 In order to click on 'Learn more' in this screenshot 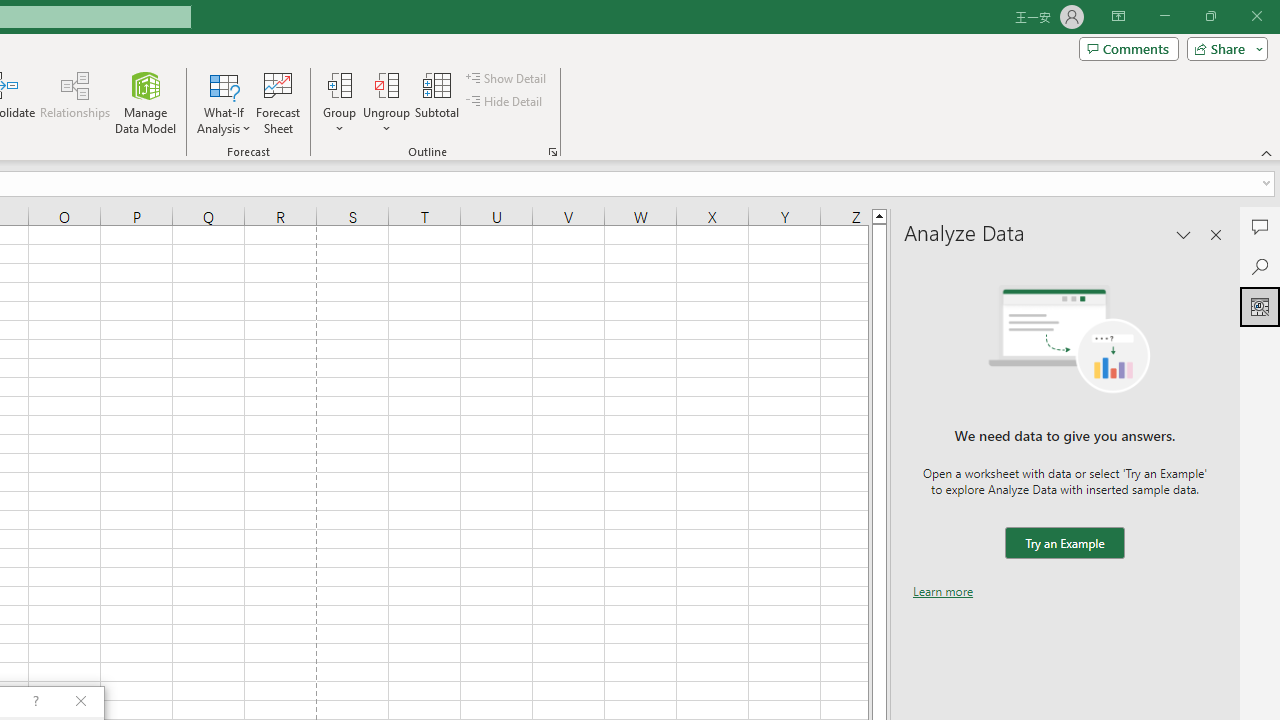, I will do `click(942, 590)`.